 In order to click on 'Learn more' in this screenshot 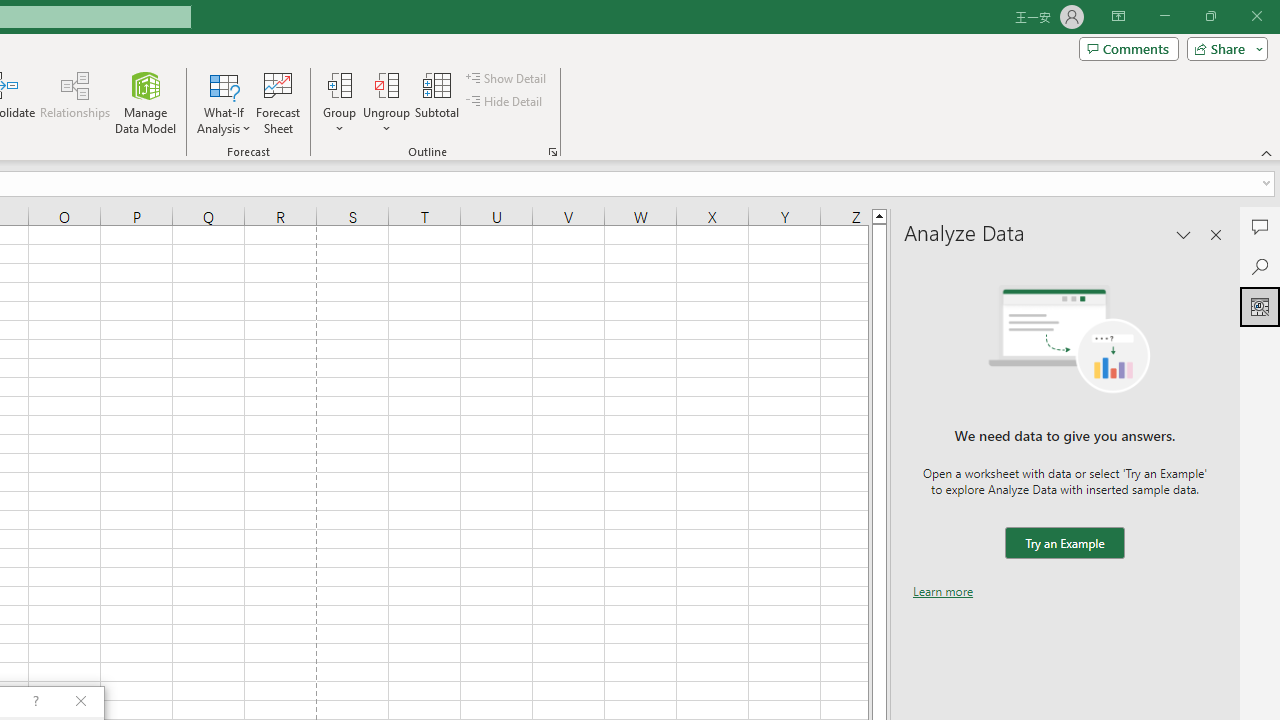, I will do `click(942, 590)`.